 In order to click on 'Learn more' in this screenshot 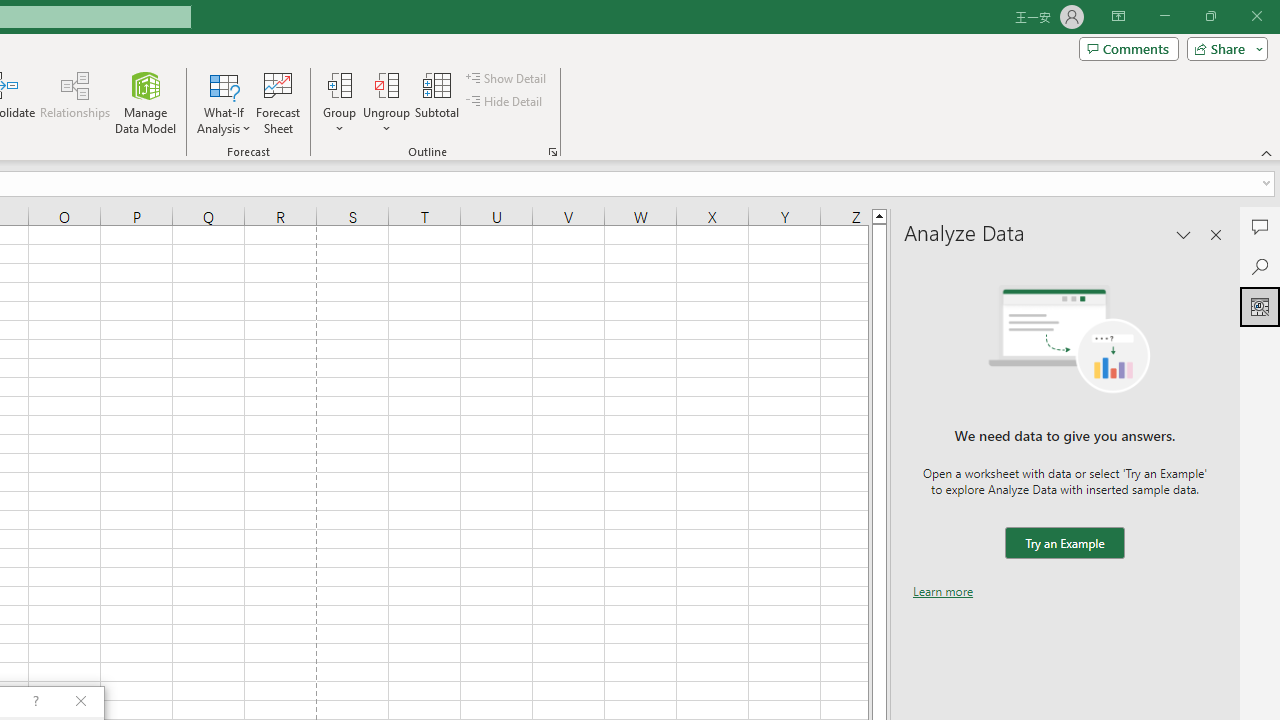, I will do `click(942, 590)`.